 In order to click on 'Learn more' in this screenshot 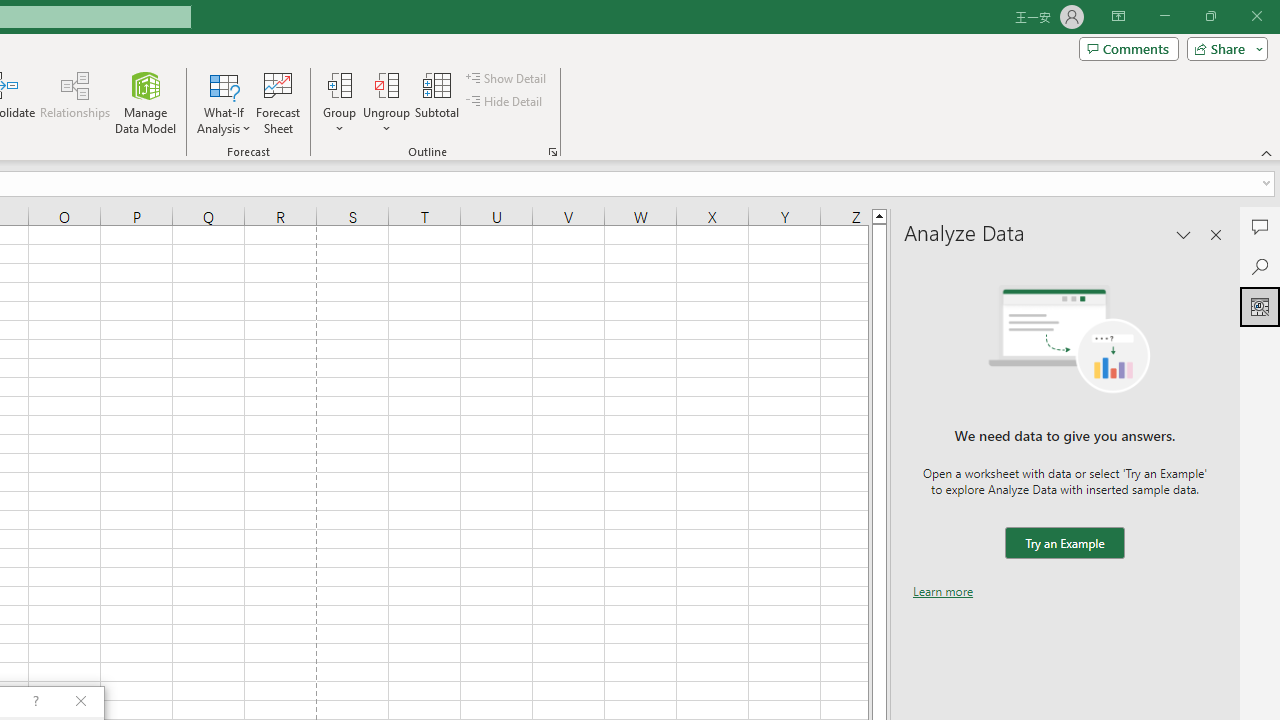, I will do `click(942, 590)`.